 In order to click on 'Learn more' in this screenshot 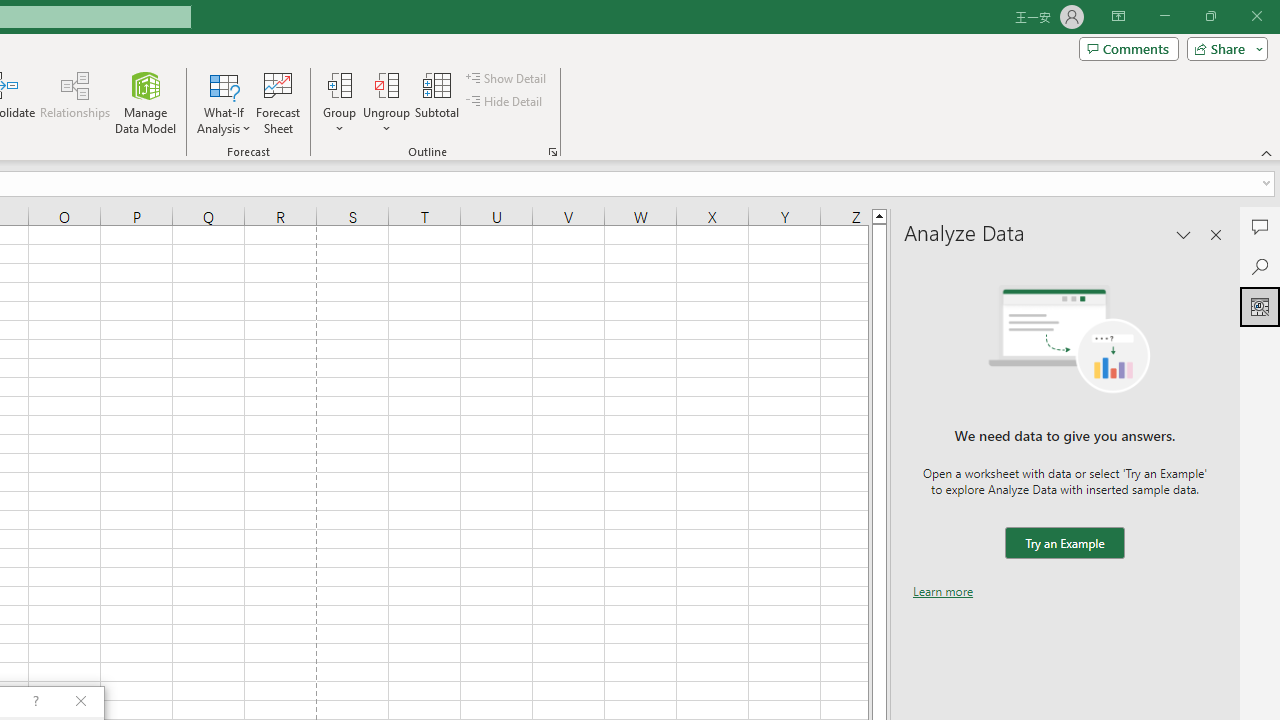, I will do `click(942, 590)`.